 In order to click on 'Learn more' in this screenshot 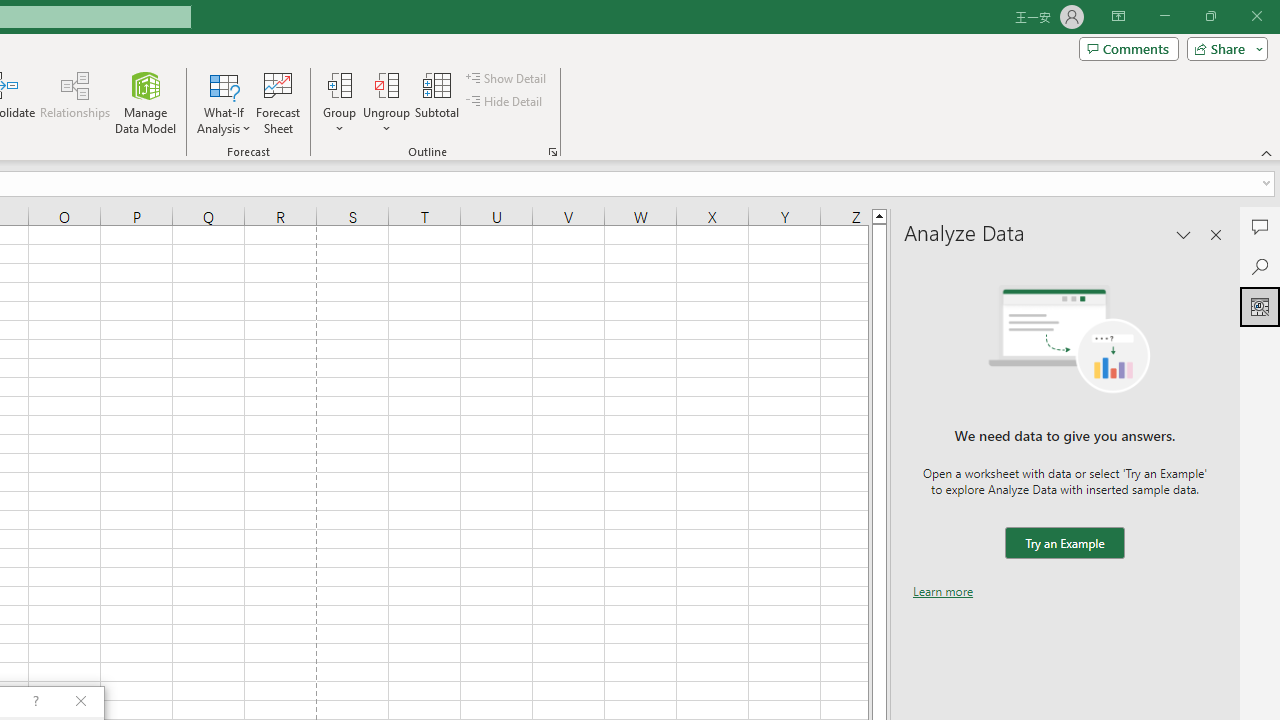, I will do `click(942, 590)`.